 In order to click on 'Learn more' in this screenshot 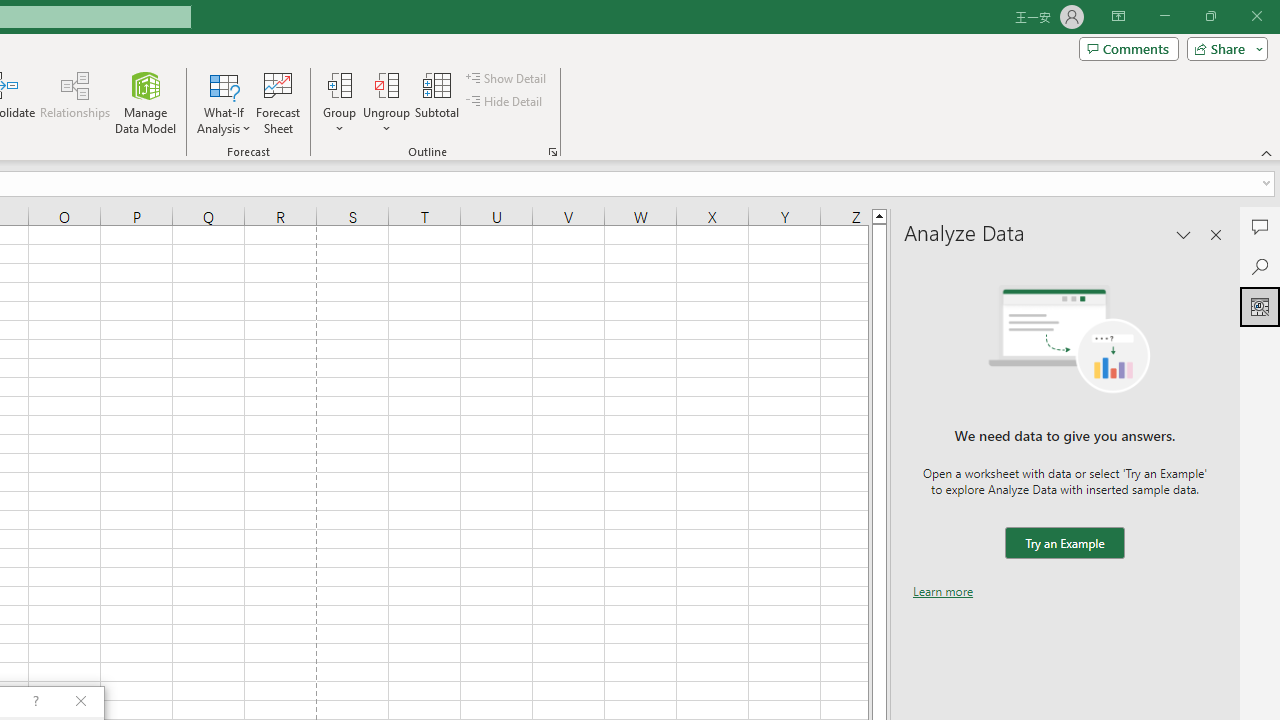, I will do `click(942, 590)`.